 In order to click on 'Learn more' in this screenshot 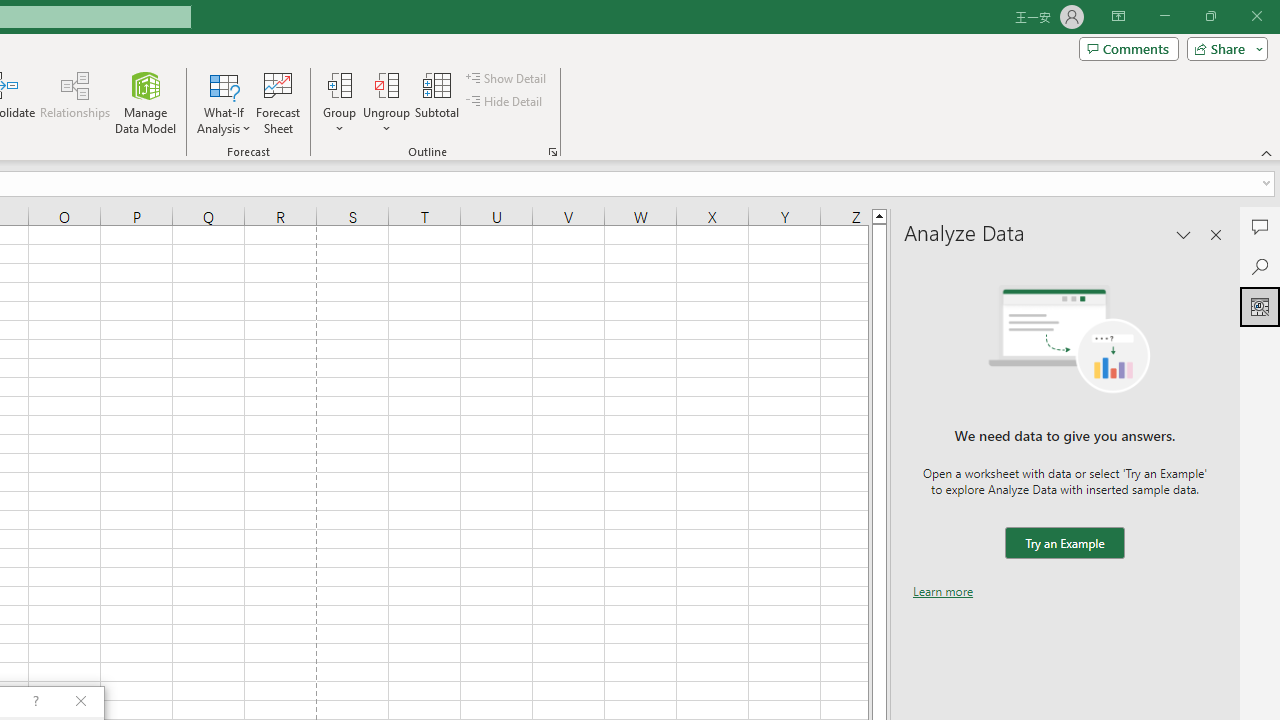, I will do `click(942, 590)`.